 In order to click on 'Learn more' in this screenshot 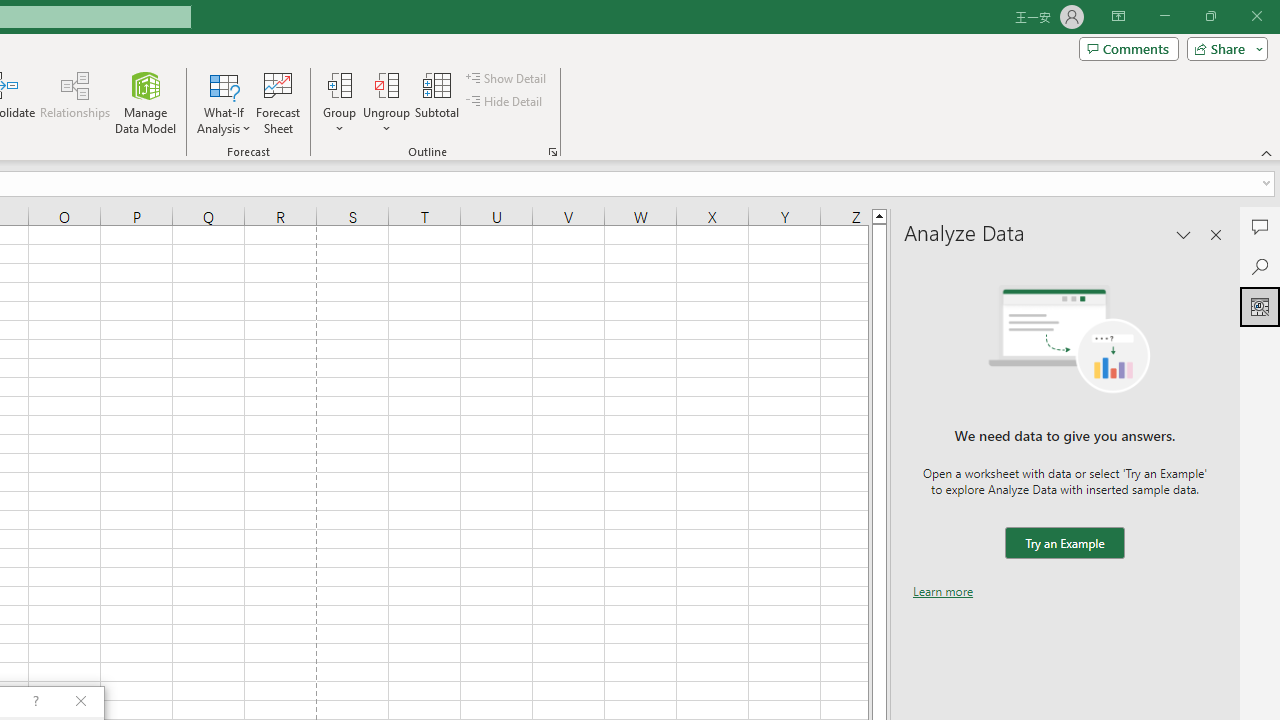, I will do `click(942, 590)`.